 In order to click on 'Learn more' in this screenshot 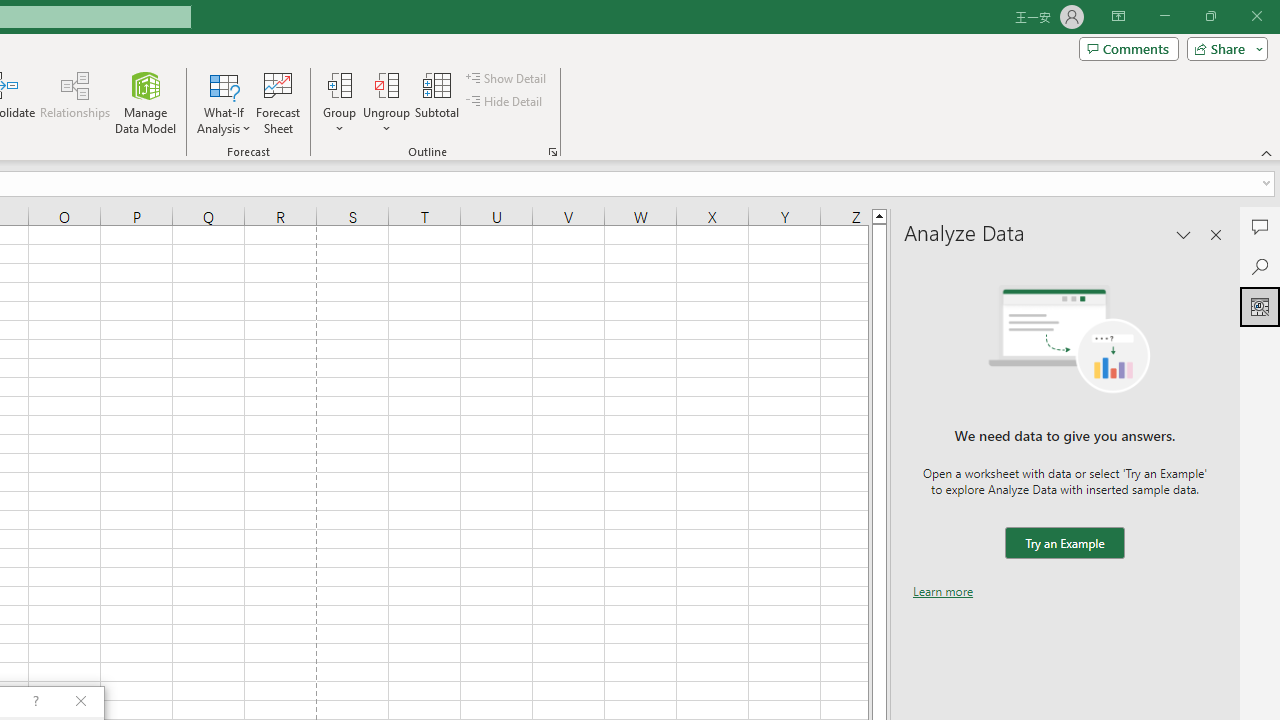, I will do `click(942, 590)`.